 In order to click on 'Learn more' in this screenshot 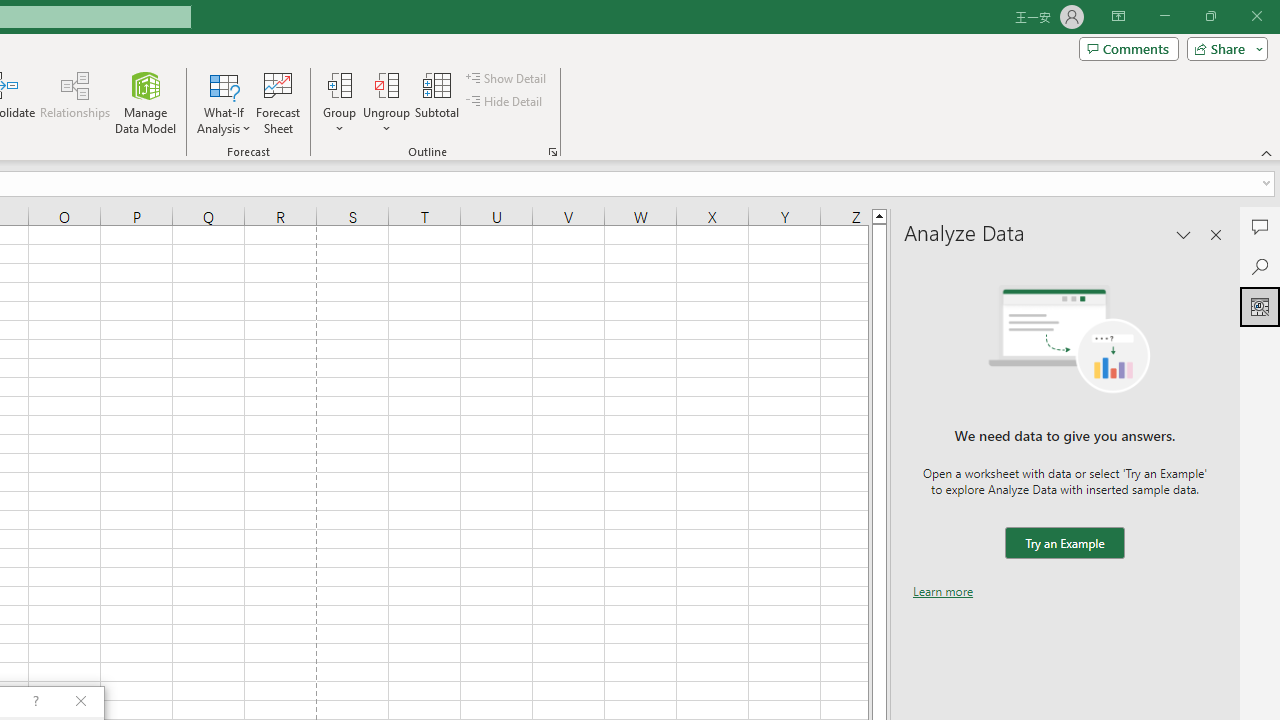, I will do `click(942, 590)`.